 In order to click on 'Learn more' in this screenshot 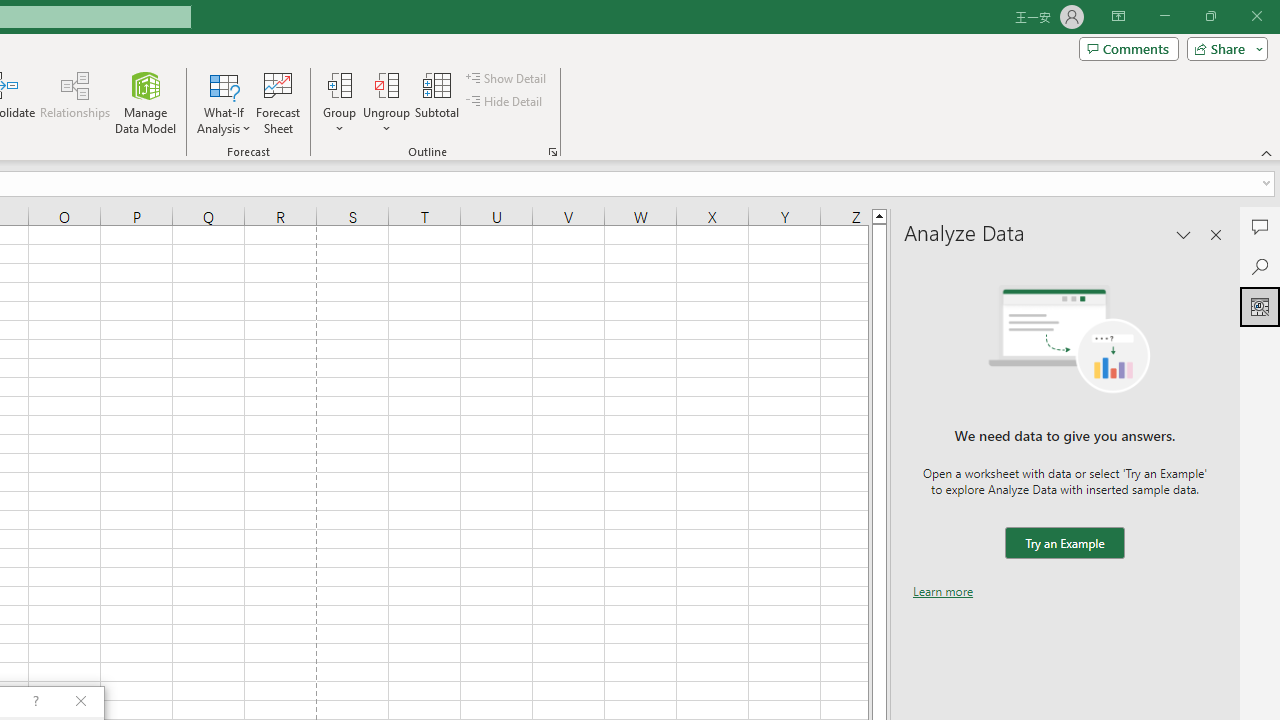, I will do `click(942, 590)`.